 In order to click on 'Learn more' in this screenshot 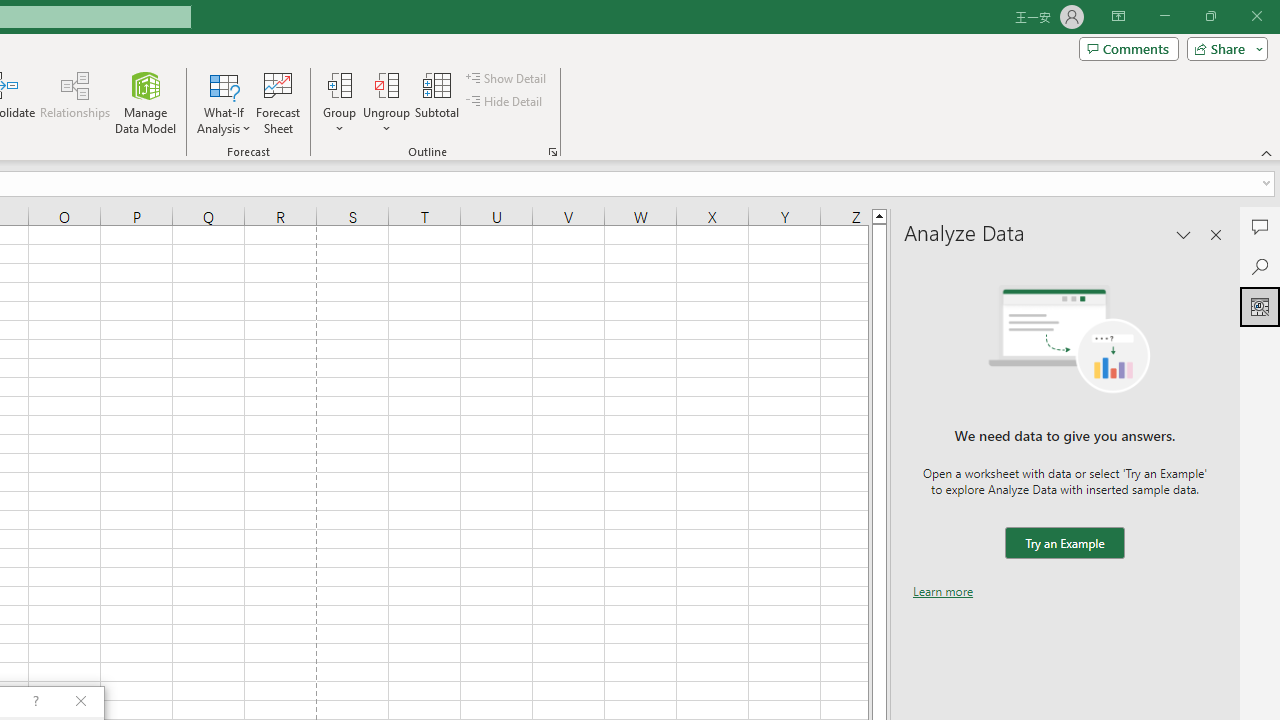, I will do `click(942, 590)`.